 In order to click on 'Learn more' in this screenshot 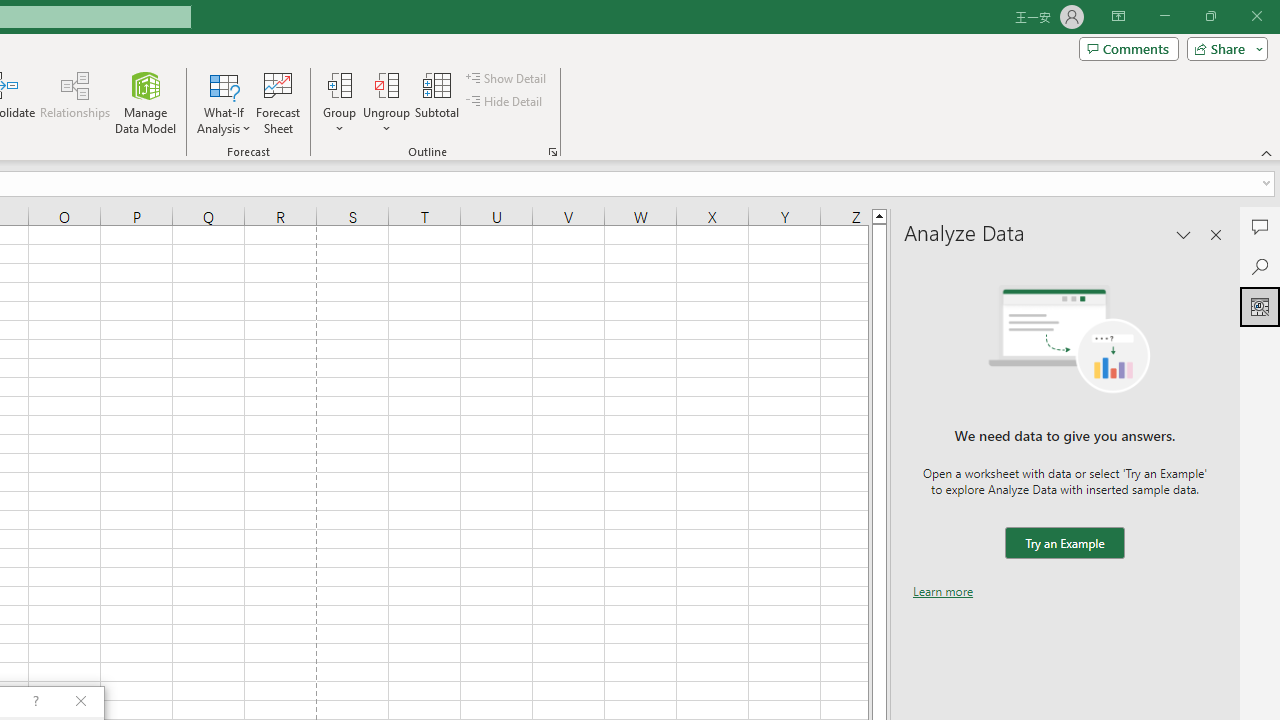, I will do `click(942, 590)`.